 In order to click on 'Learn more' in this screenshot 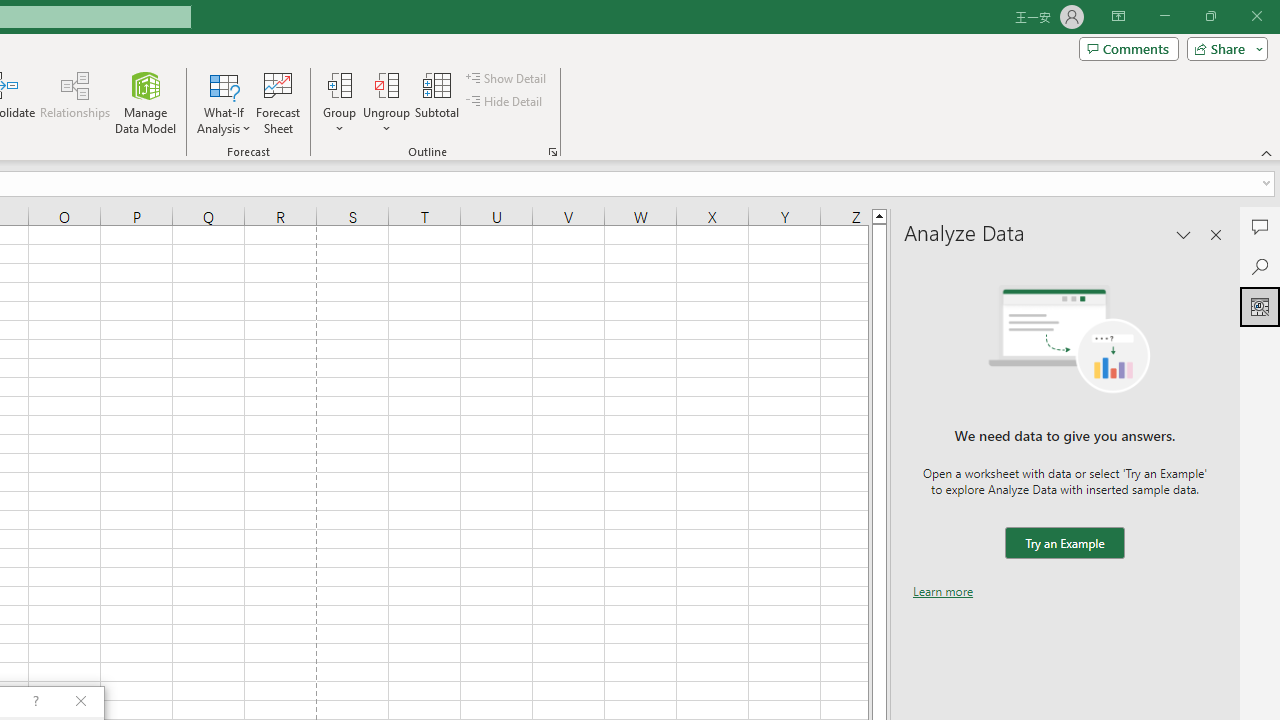, I will do `click(942, 590)`.